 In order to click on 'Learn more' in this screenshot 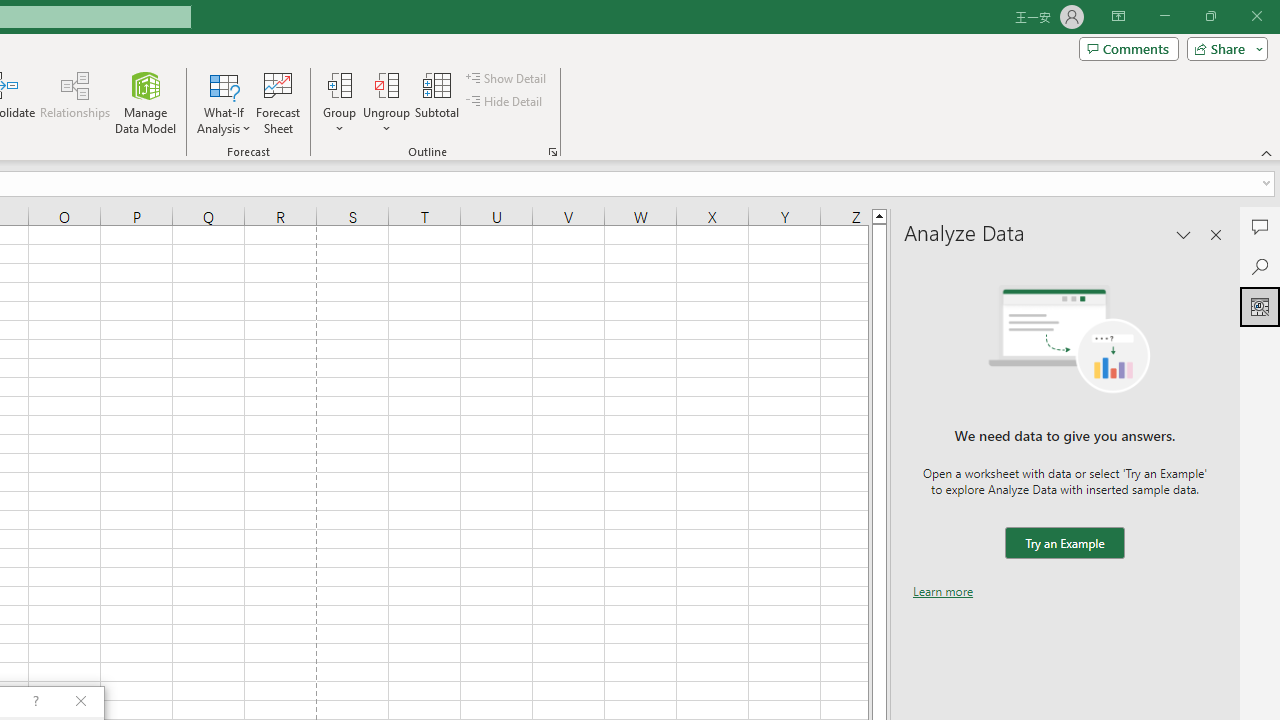, I will do `click(942, 590)`.